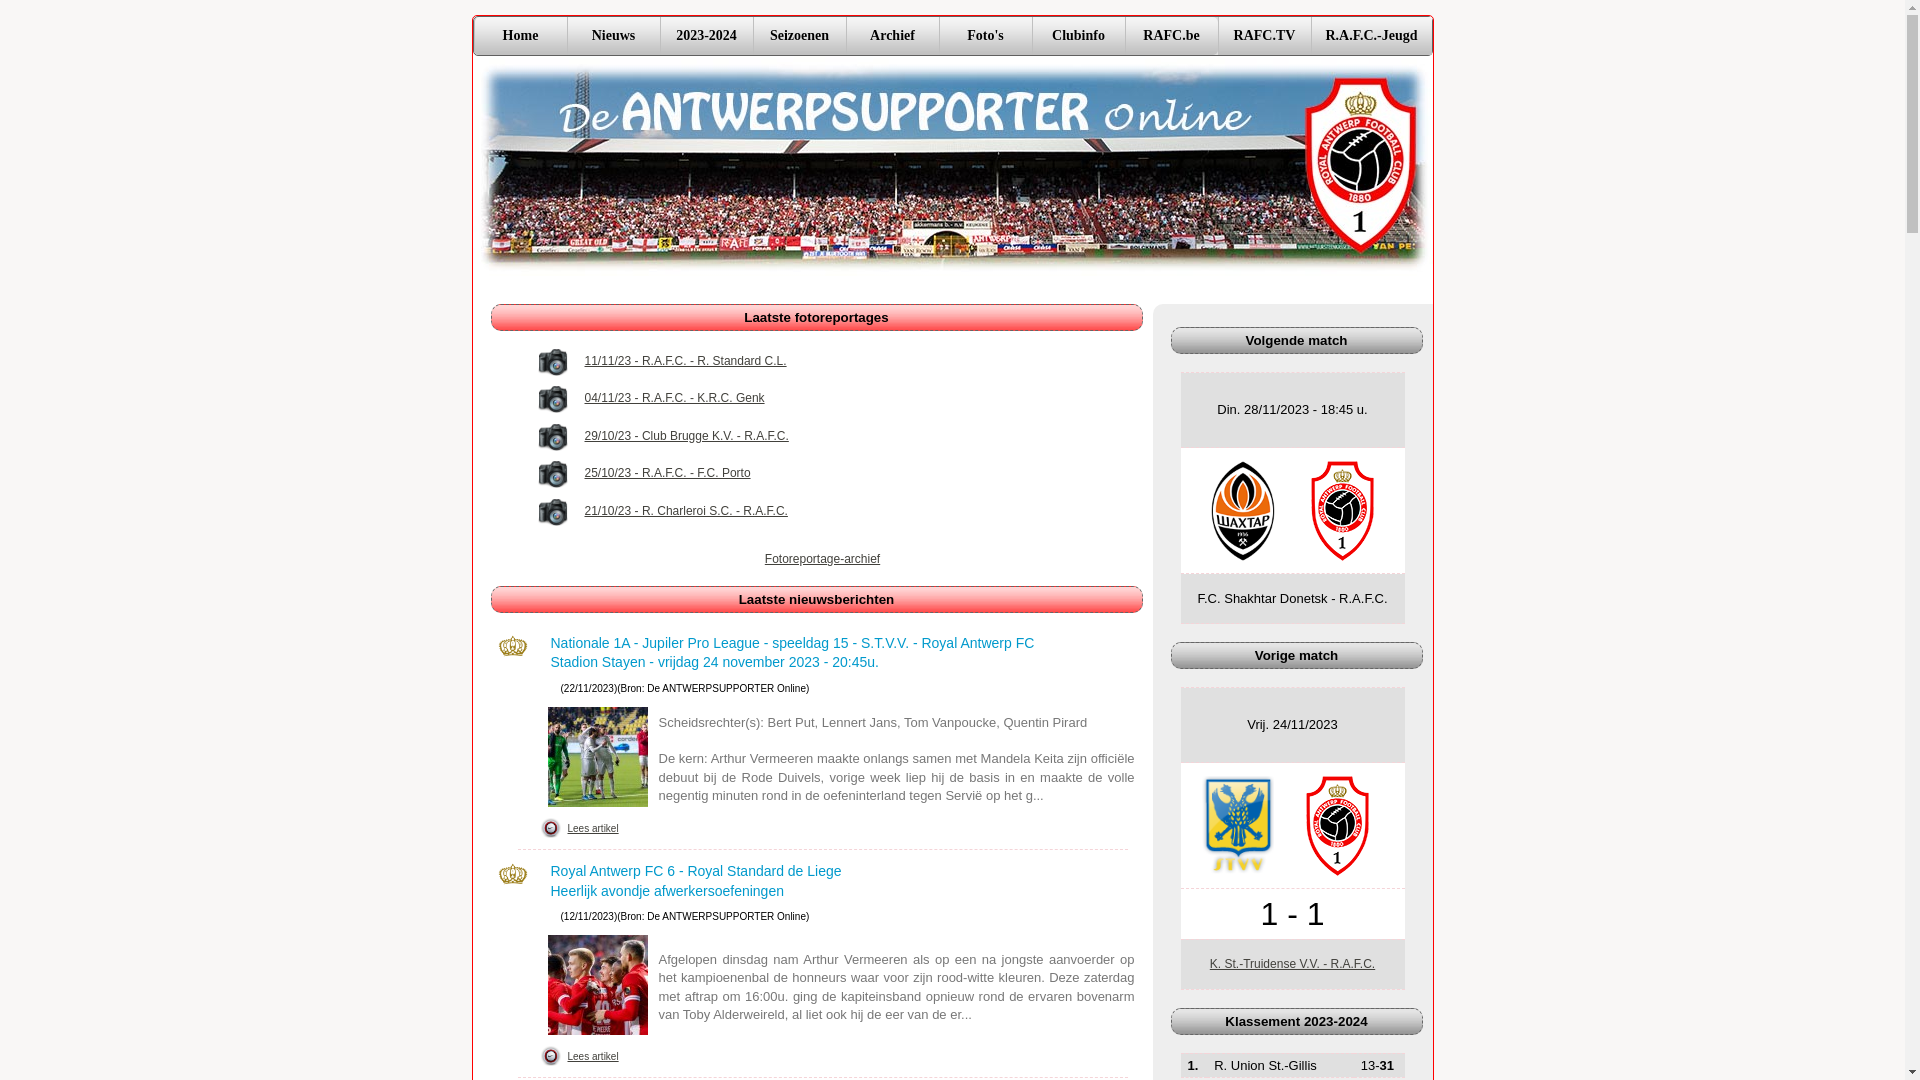 The width and height of the screenshot is (1920, 1080). What do you see at coordinates (822, 559) in the screenshot?
I see `'Fotoreportage-archief'` at bounding box center [822, 559].